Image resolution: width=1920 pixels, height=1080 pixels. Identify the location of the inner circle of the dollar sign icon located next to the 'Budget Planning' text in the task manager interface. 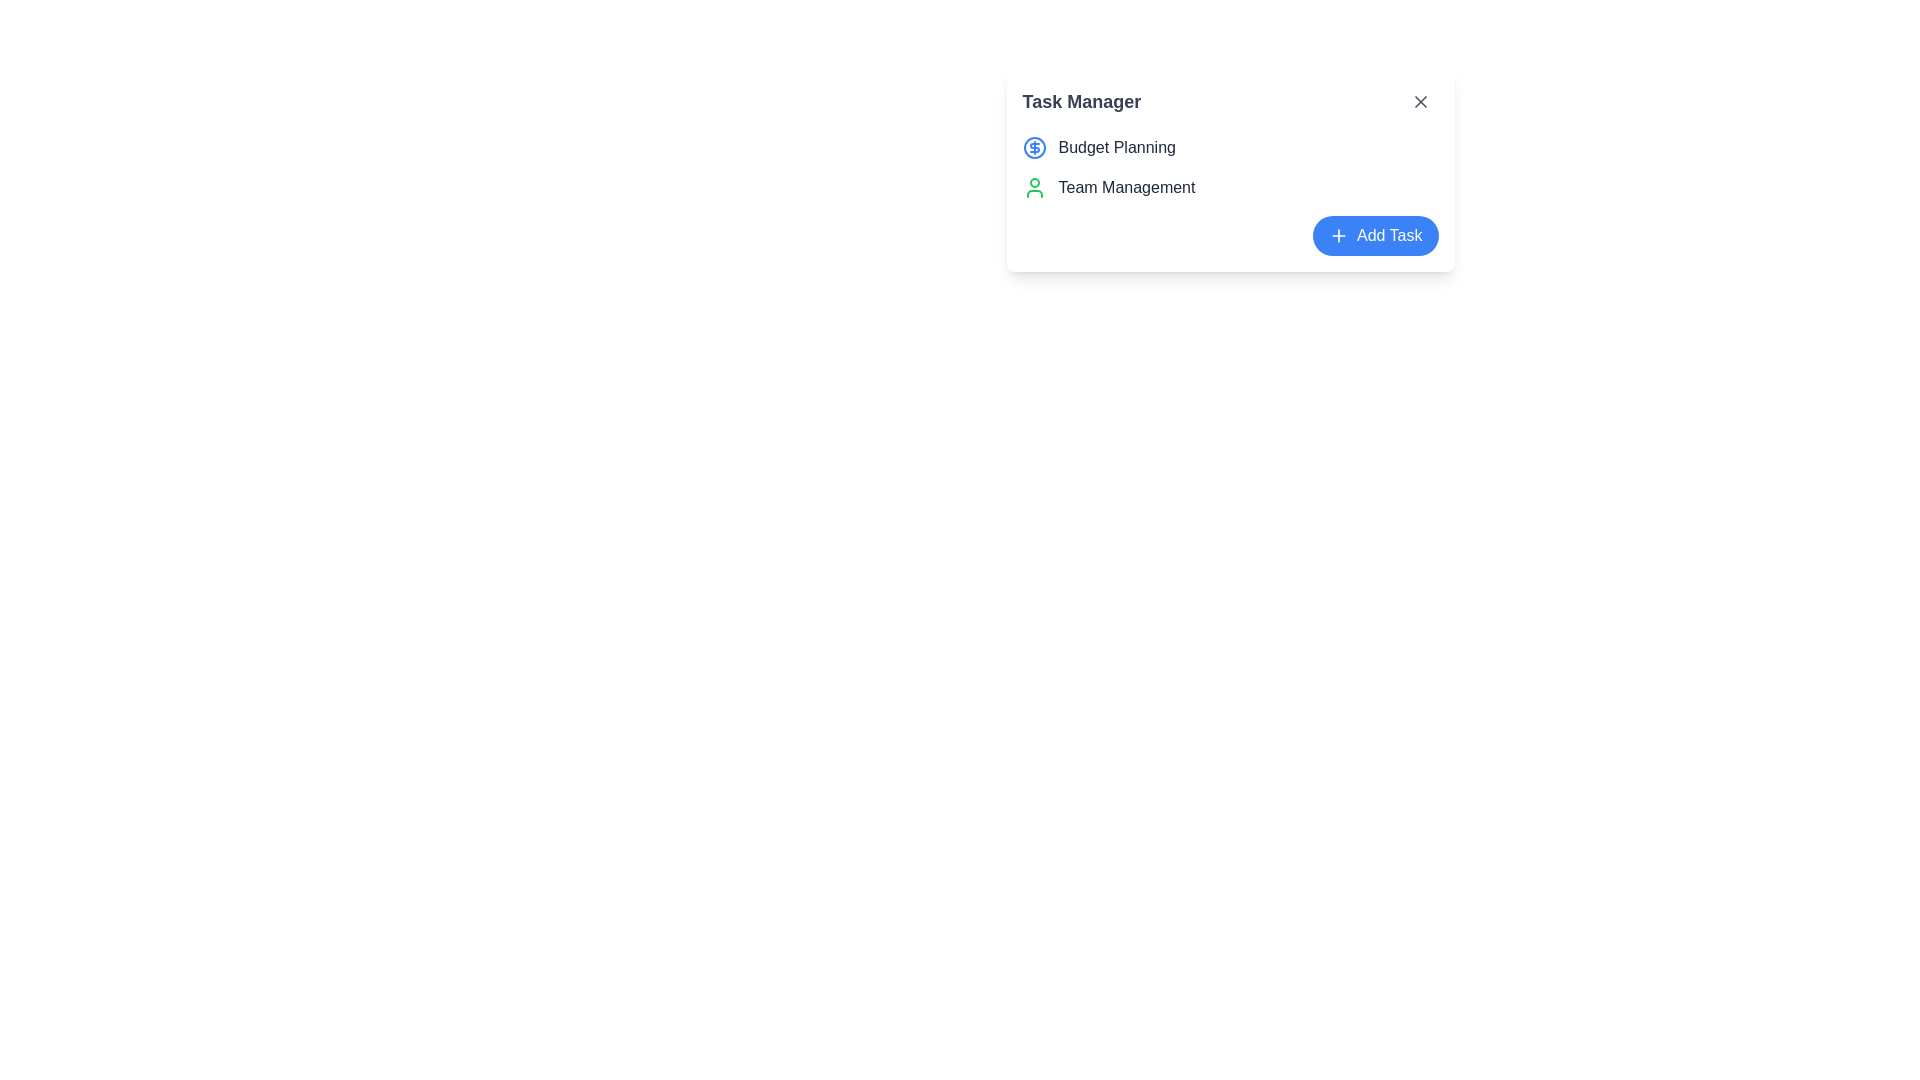
(1034, 146).